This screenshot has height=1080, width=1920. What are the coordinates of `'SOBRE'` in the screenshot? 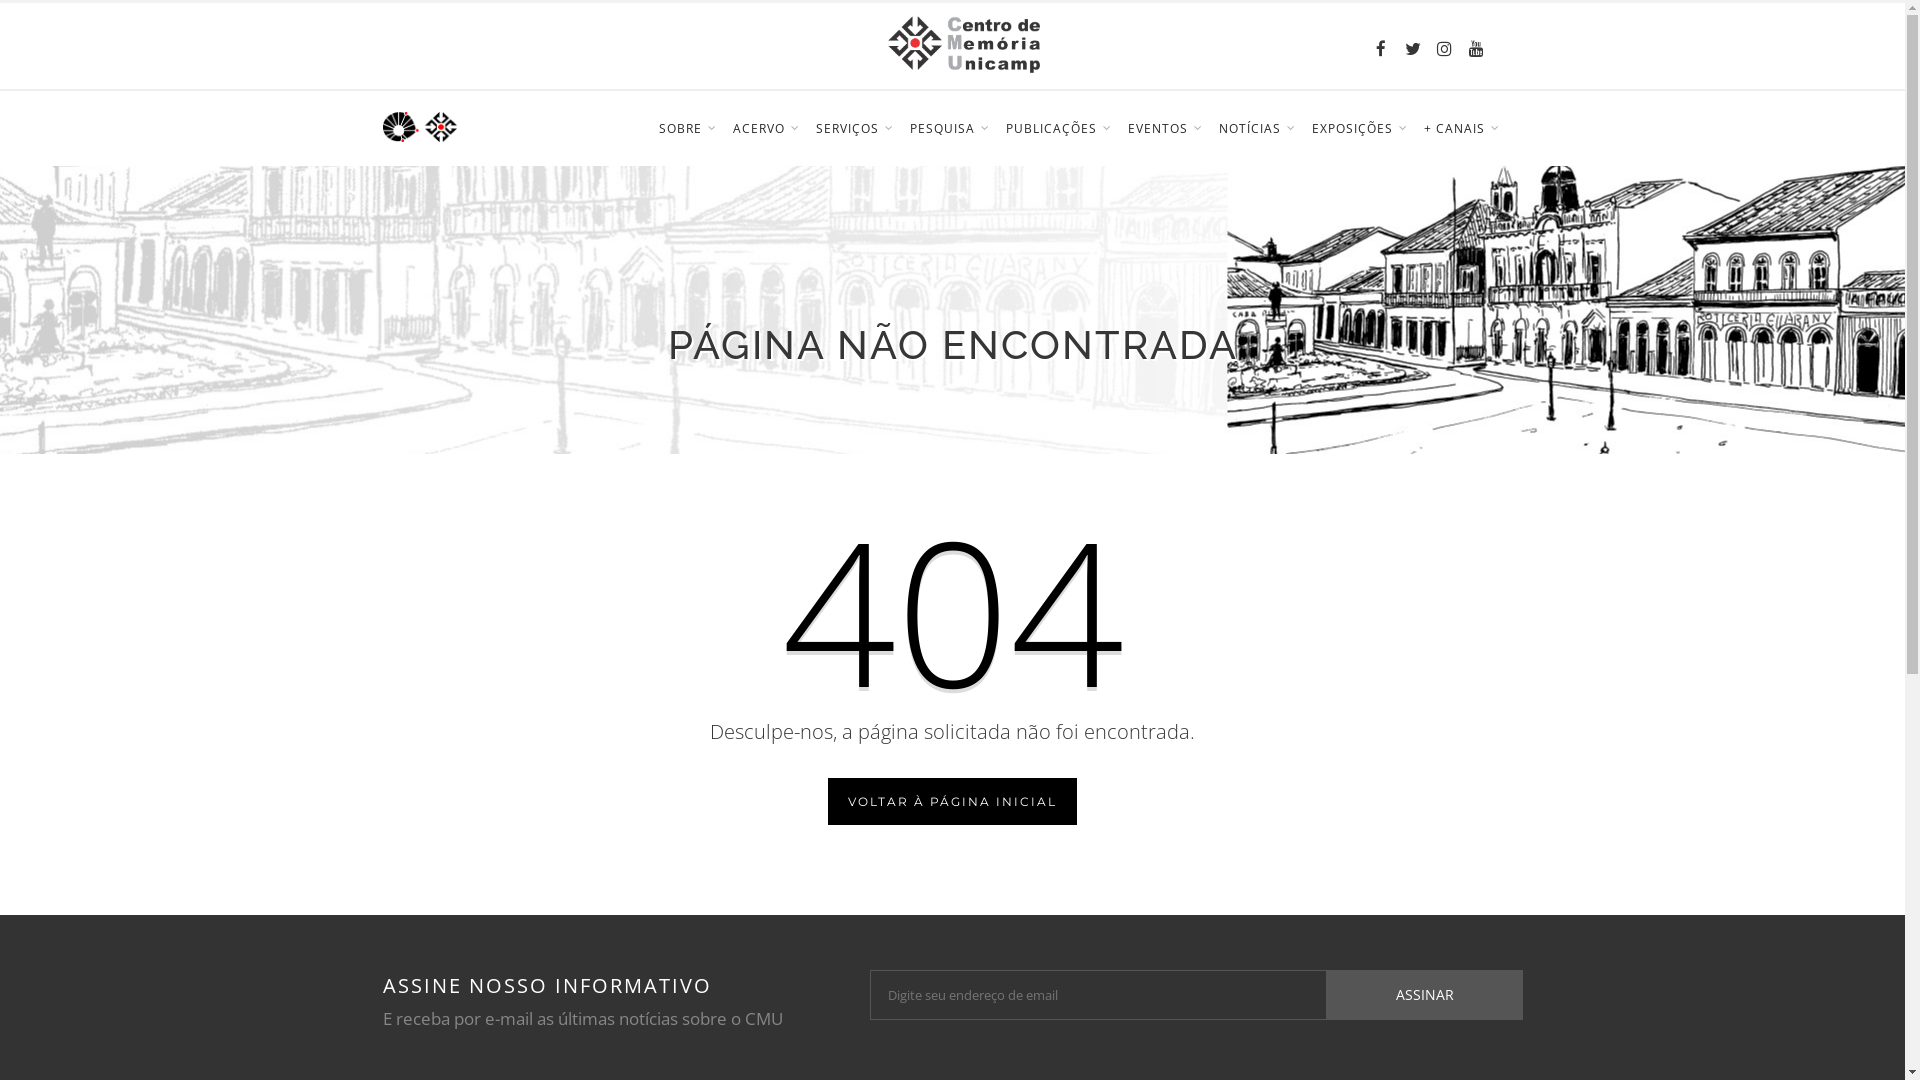 It's located at (686, 128).